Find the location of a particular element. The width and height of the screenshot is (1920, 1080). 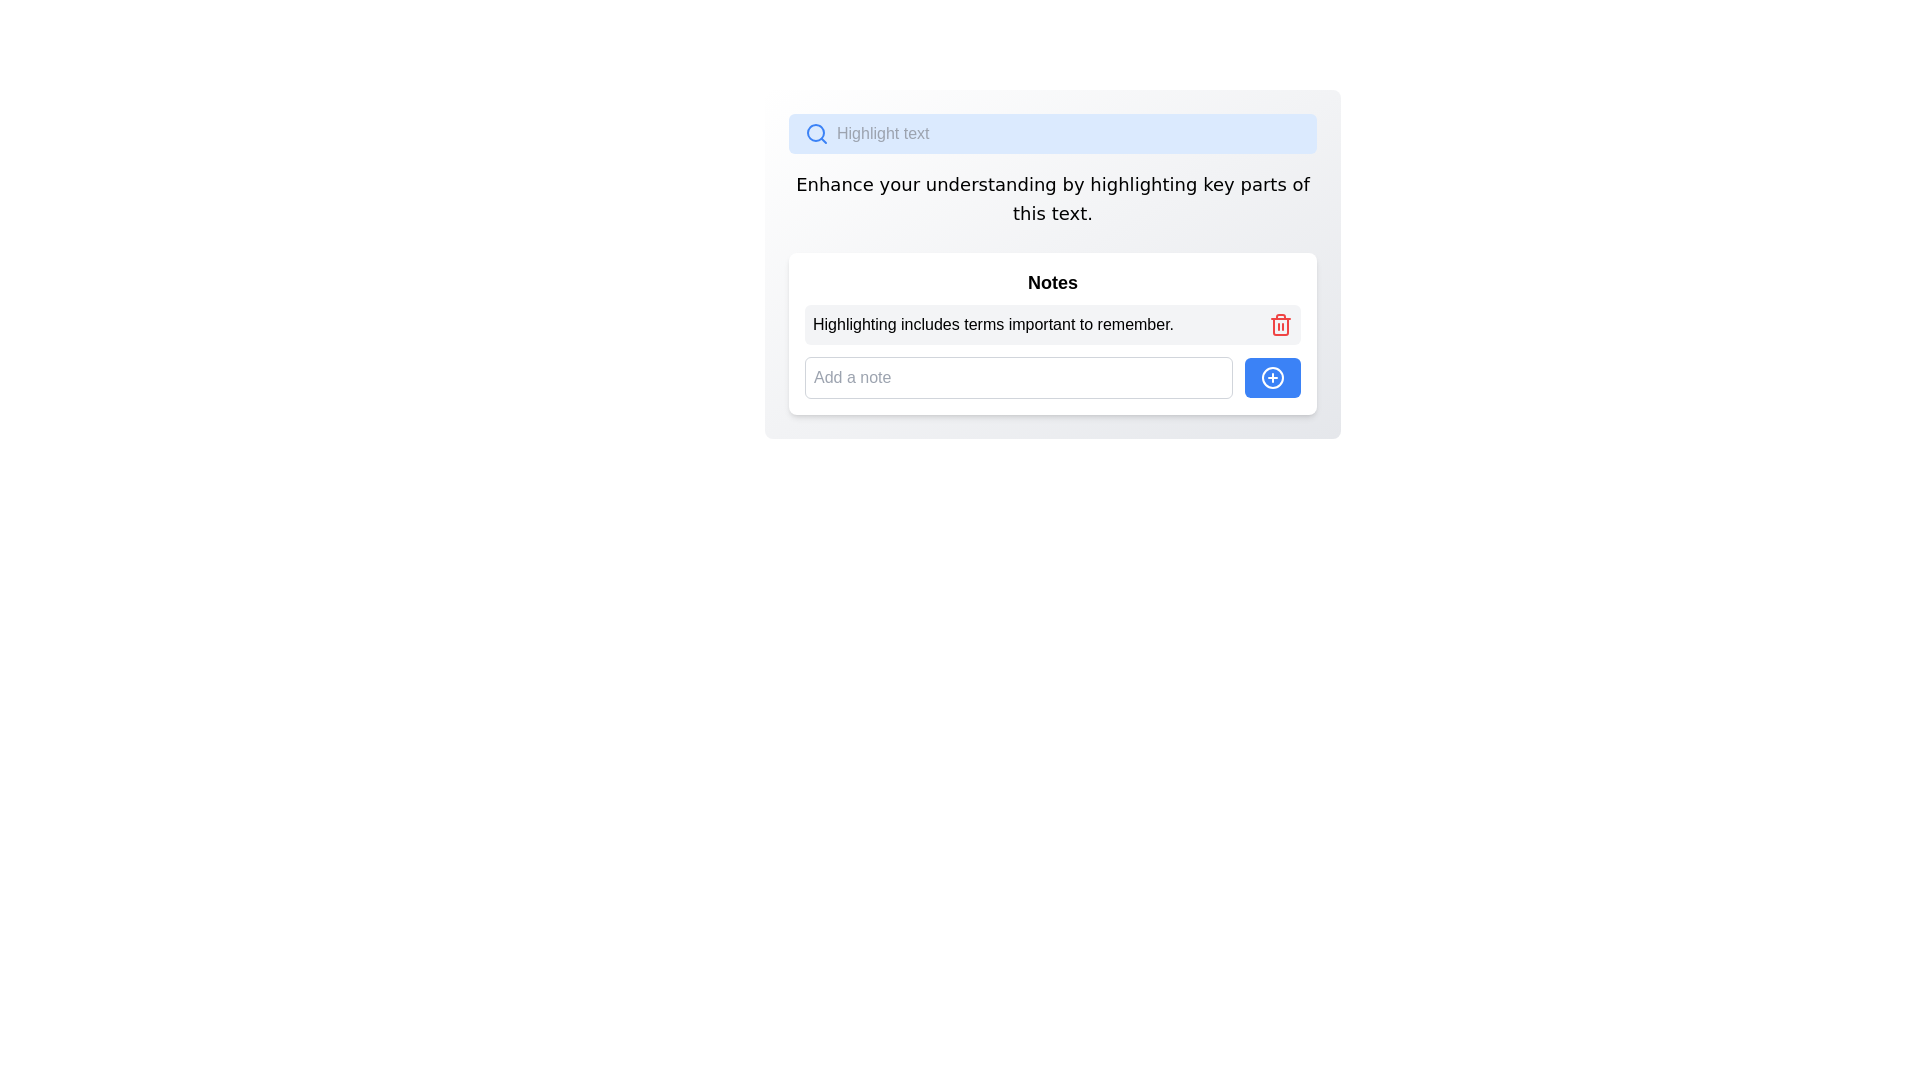

the letter 'a' in the word 'parts' within the sentence 'Enhance your understanding by highlighting key parts of this text.' is located at coordinates (1256, 184).